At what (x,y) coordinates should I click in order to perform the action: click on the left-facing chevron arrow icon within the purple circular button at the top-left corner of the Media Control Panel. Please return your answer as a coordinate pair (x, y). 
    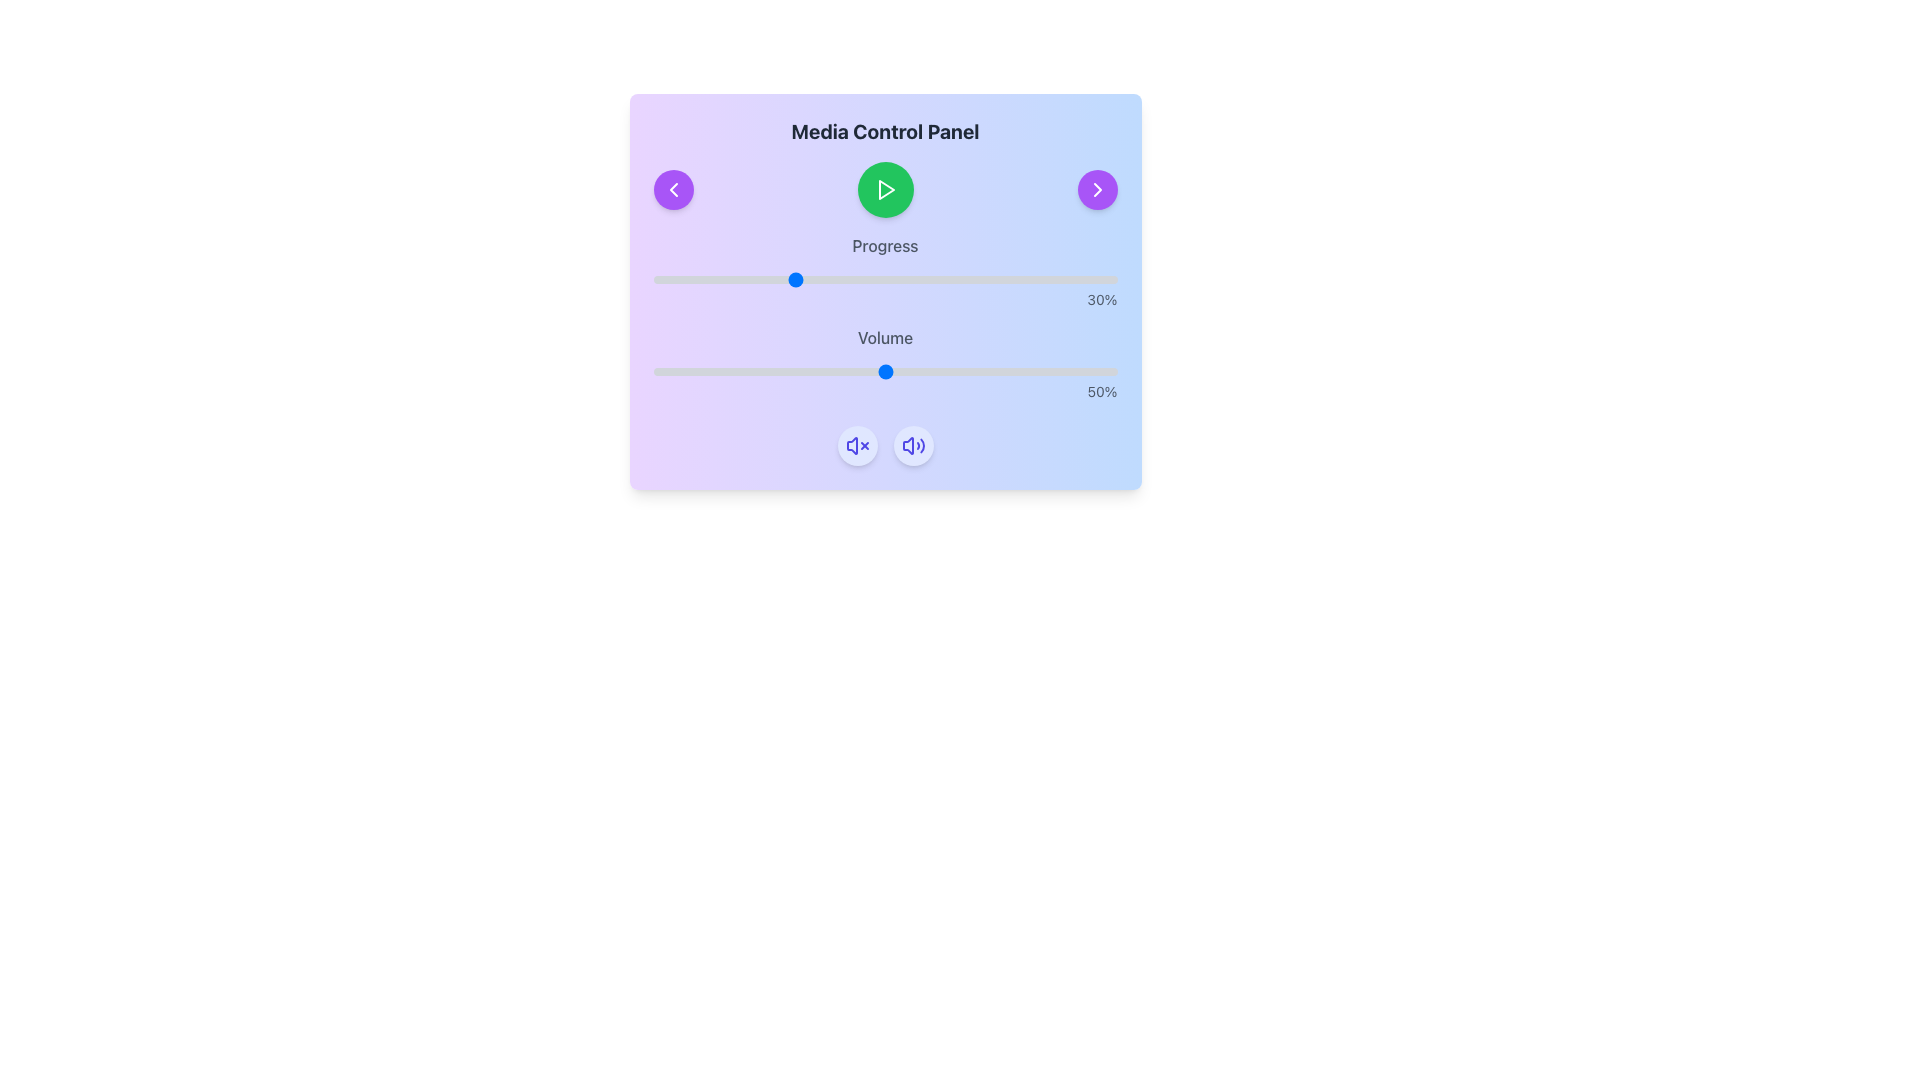
    Looking at the image, I should click on (673, 189).